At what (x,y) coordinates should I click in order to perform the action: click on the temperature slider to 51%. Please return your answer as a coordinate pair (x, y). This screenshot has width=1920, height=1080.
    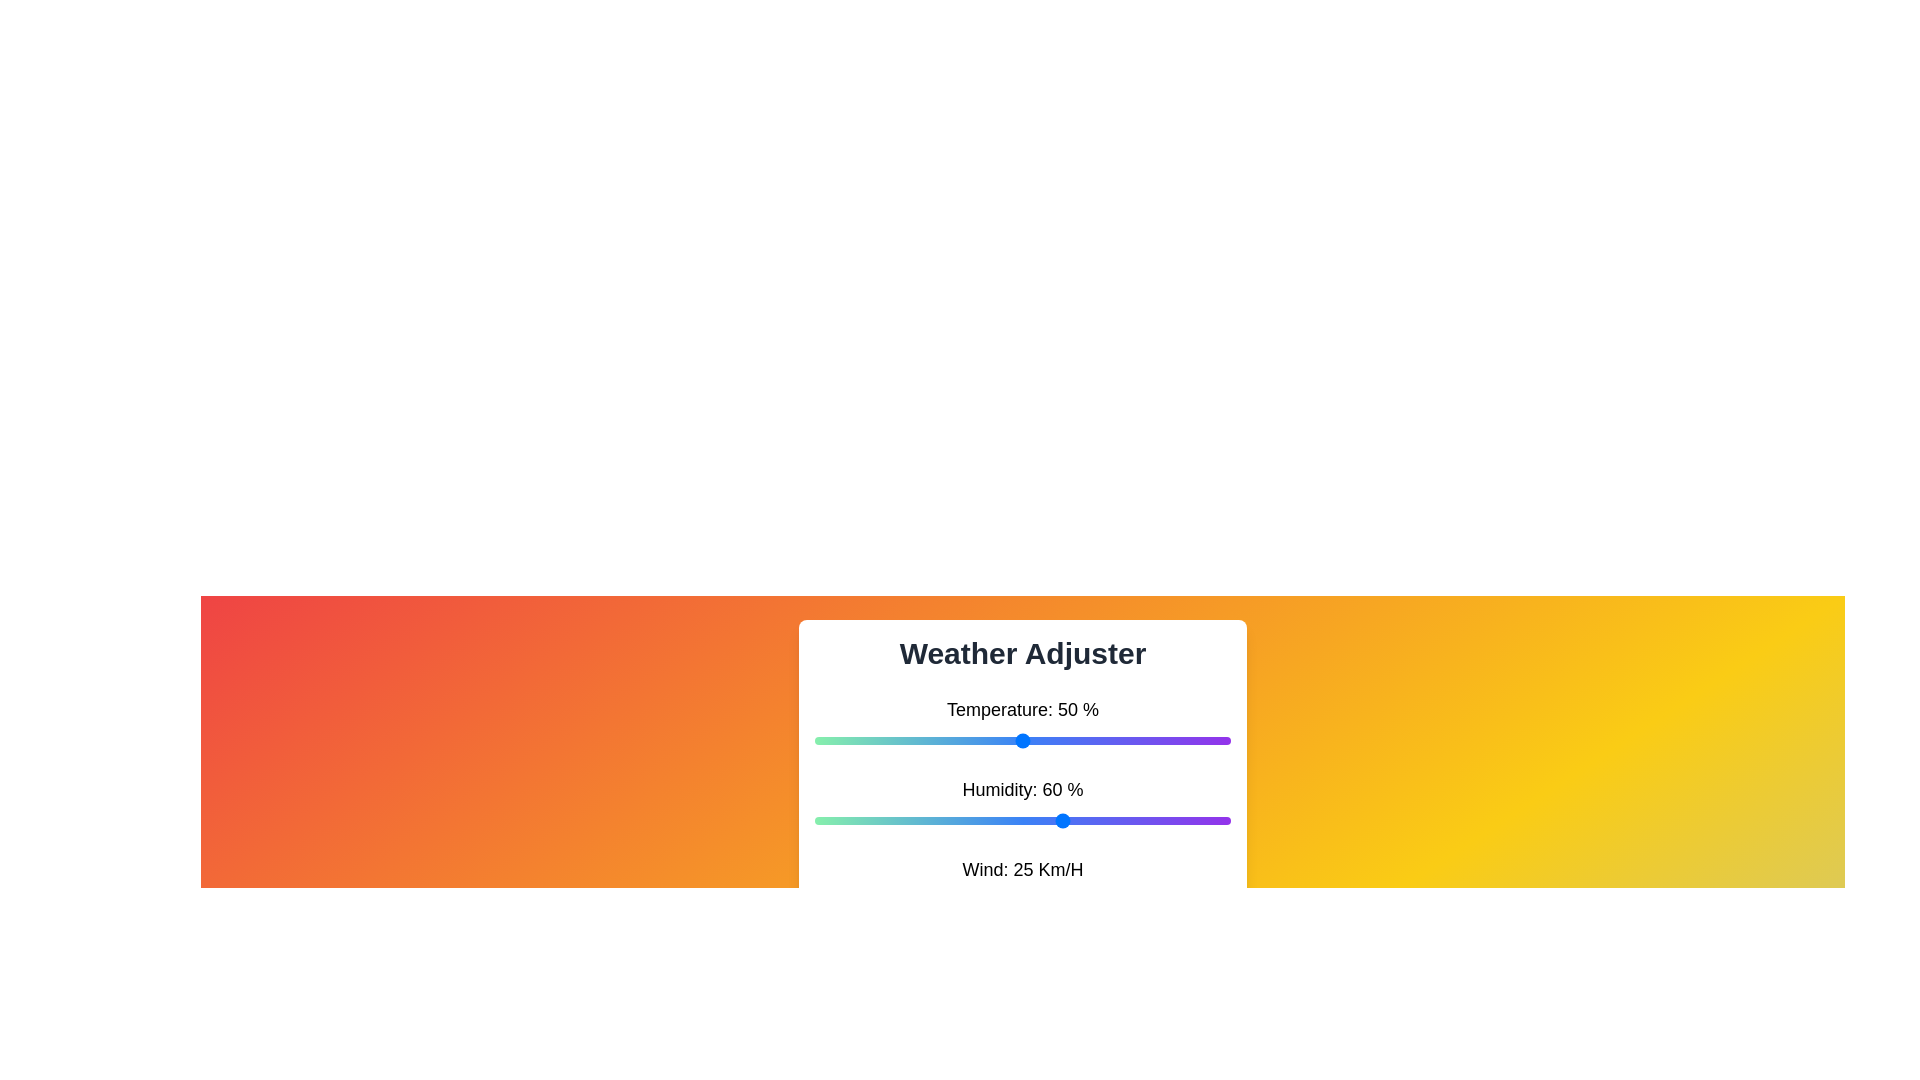
    Looking at the image, I should click on (1027, 740).